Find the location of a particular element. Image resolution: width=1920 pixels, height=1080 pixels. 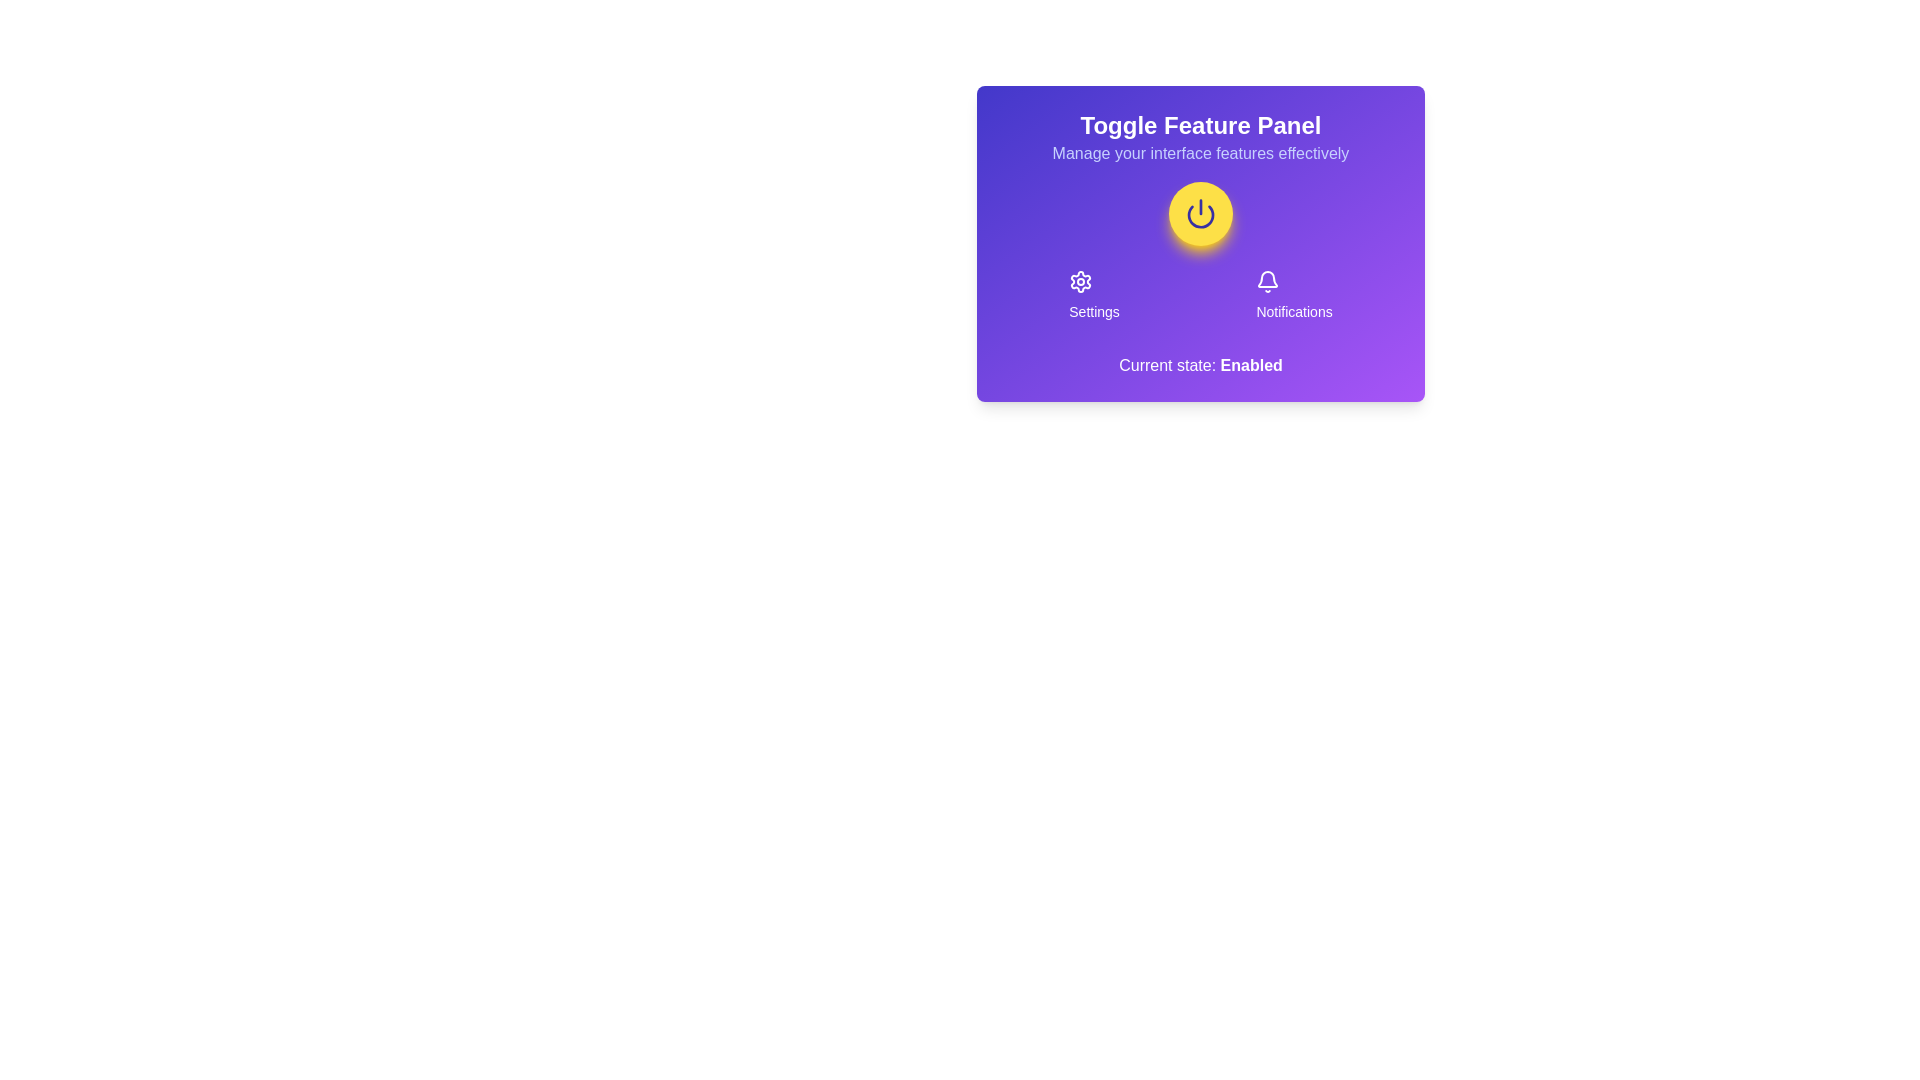

the text block displaying 'Toggle Feature Panel' and its subtitle 'Manage your interface features effectively' to read the text is located at coordinates (1200, 137).